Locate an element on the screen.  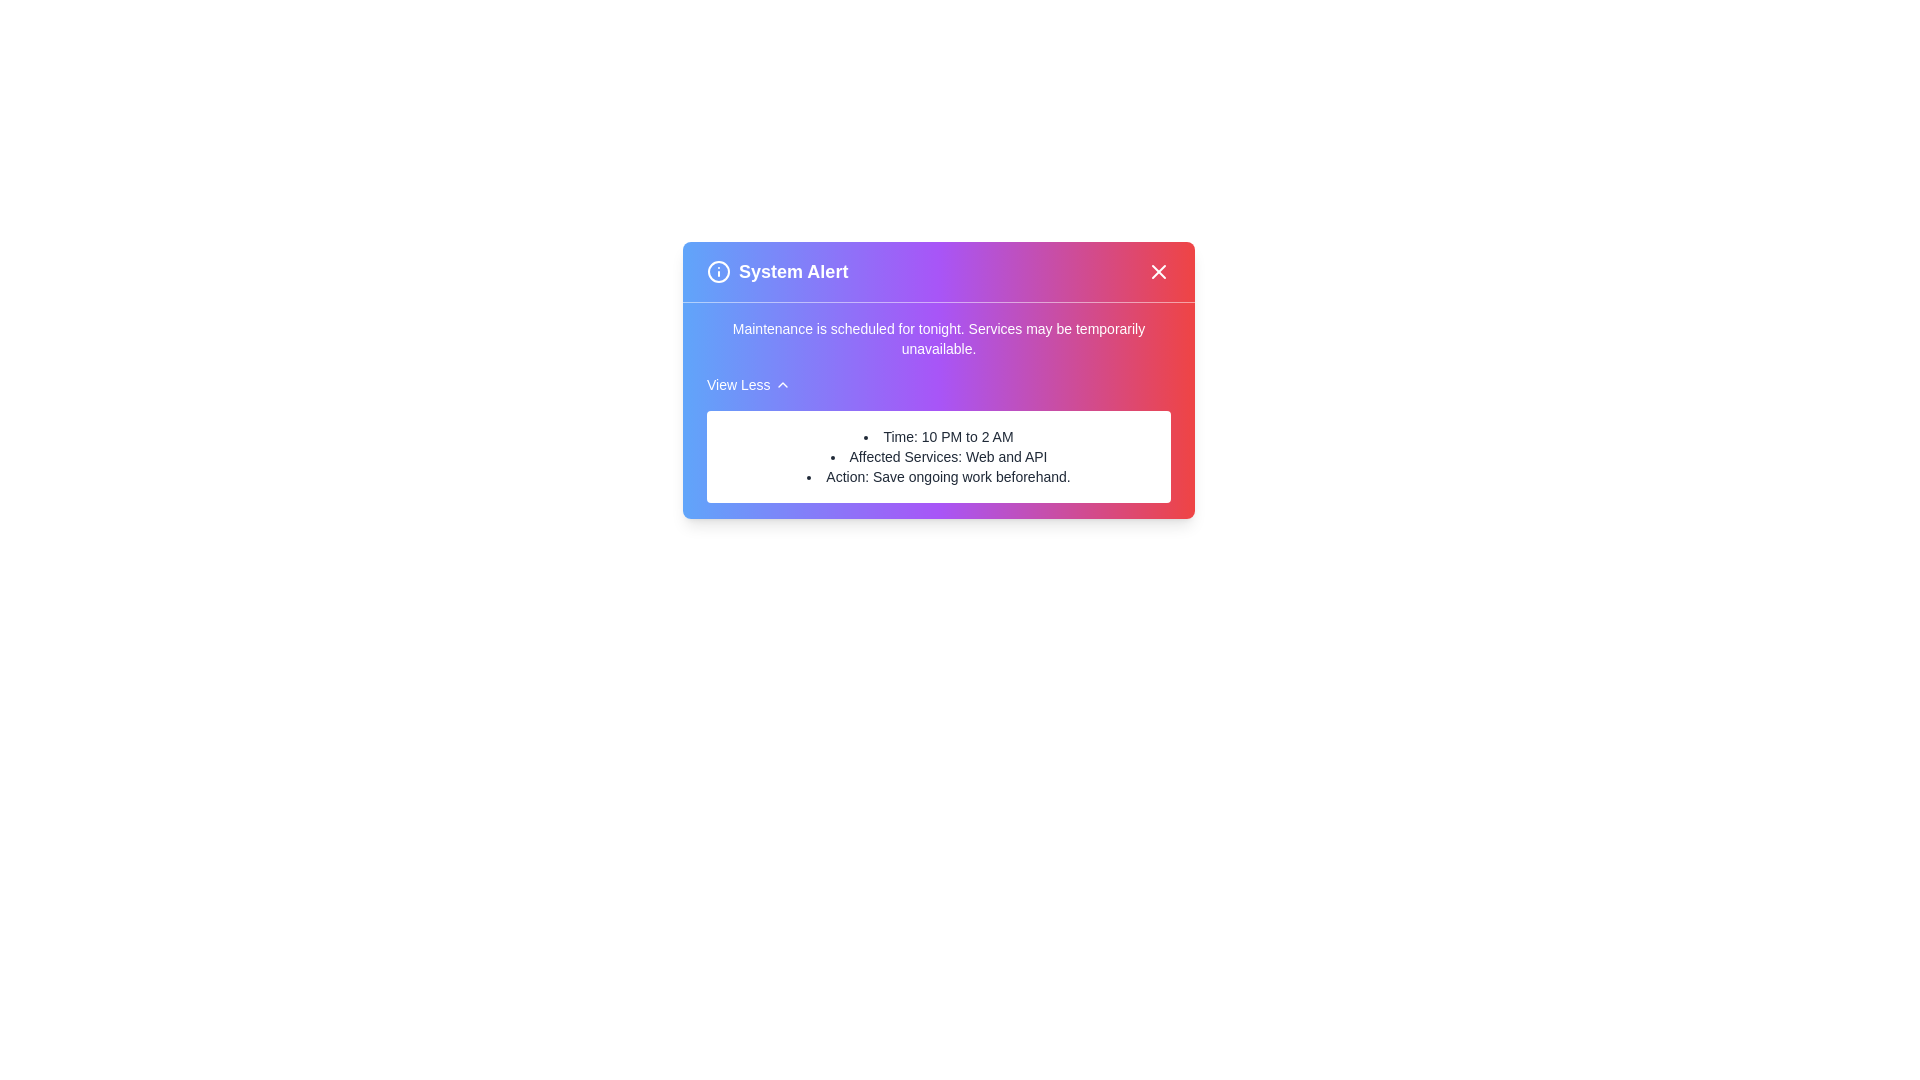
the close button to dismiss the alert is located at coordinates (1158, 272).